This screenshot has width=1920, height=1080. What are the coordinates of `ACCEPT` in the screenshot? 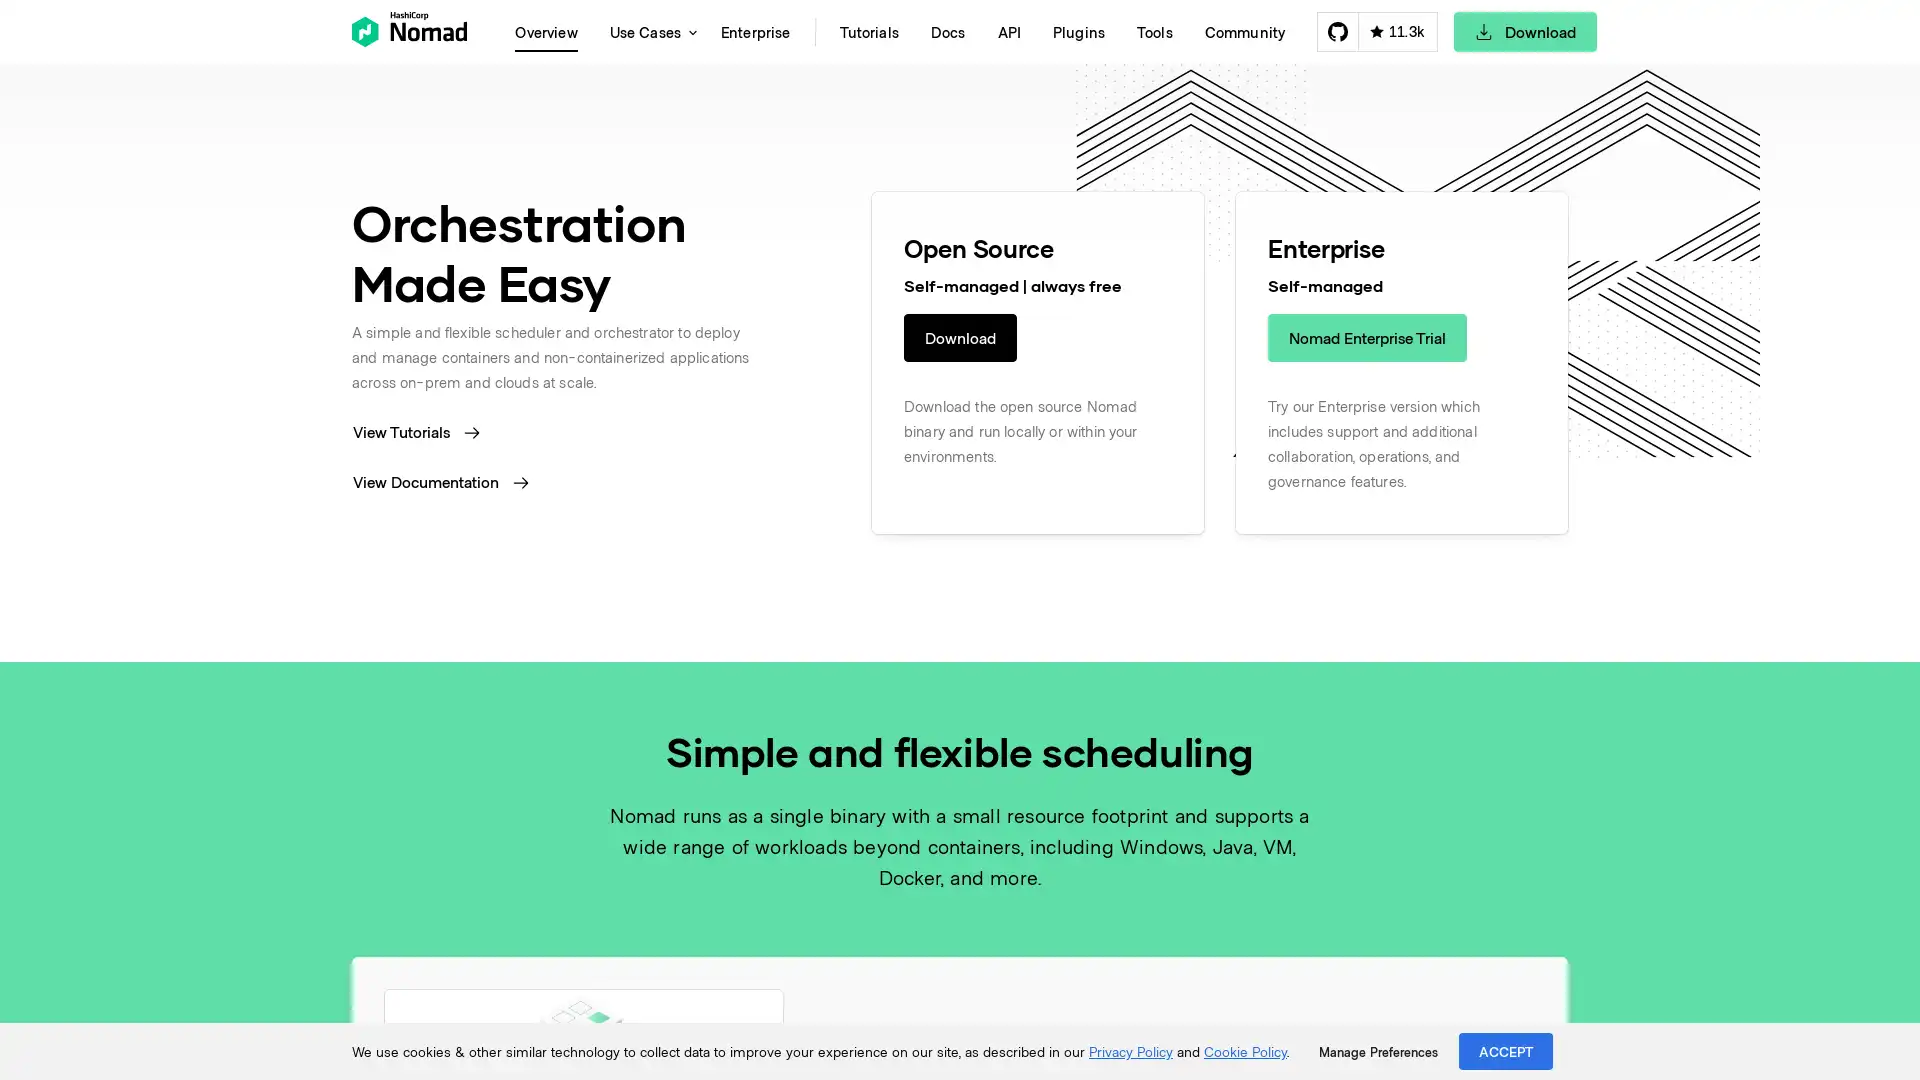 It's located at (1506, 1050).